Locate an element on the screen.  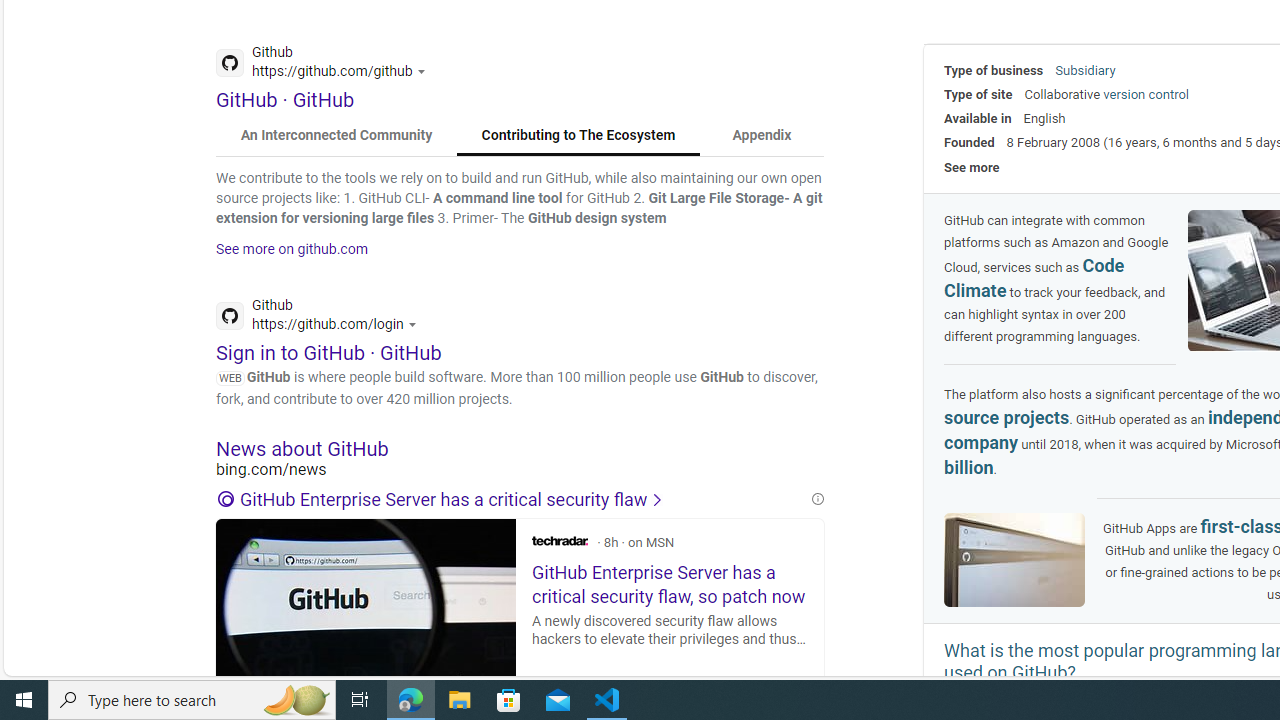
'Appendix' is located at coordinates (760, 135).